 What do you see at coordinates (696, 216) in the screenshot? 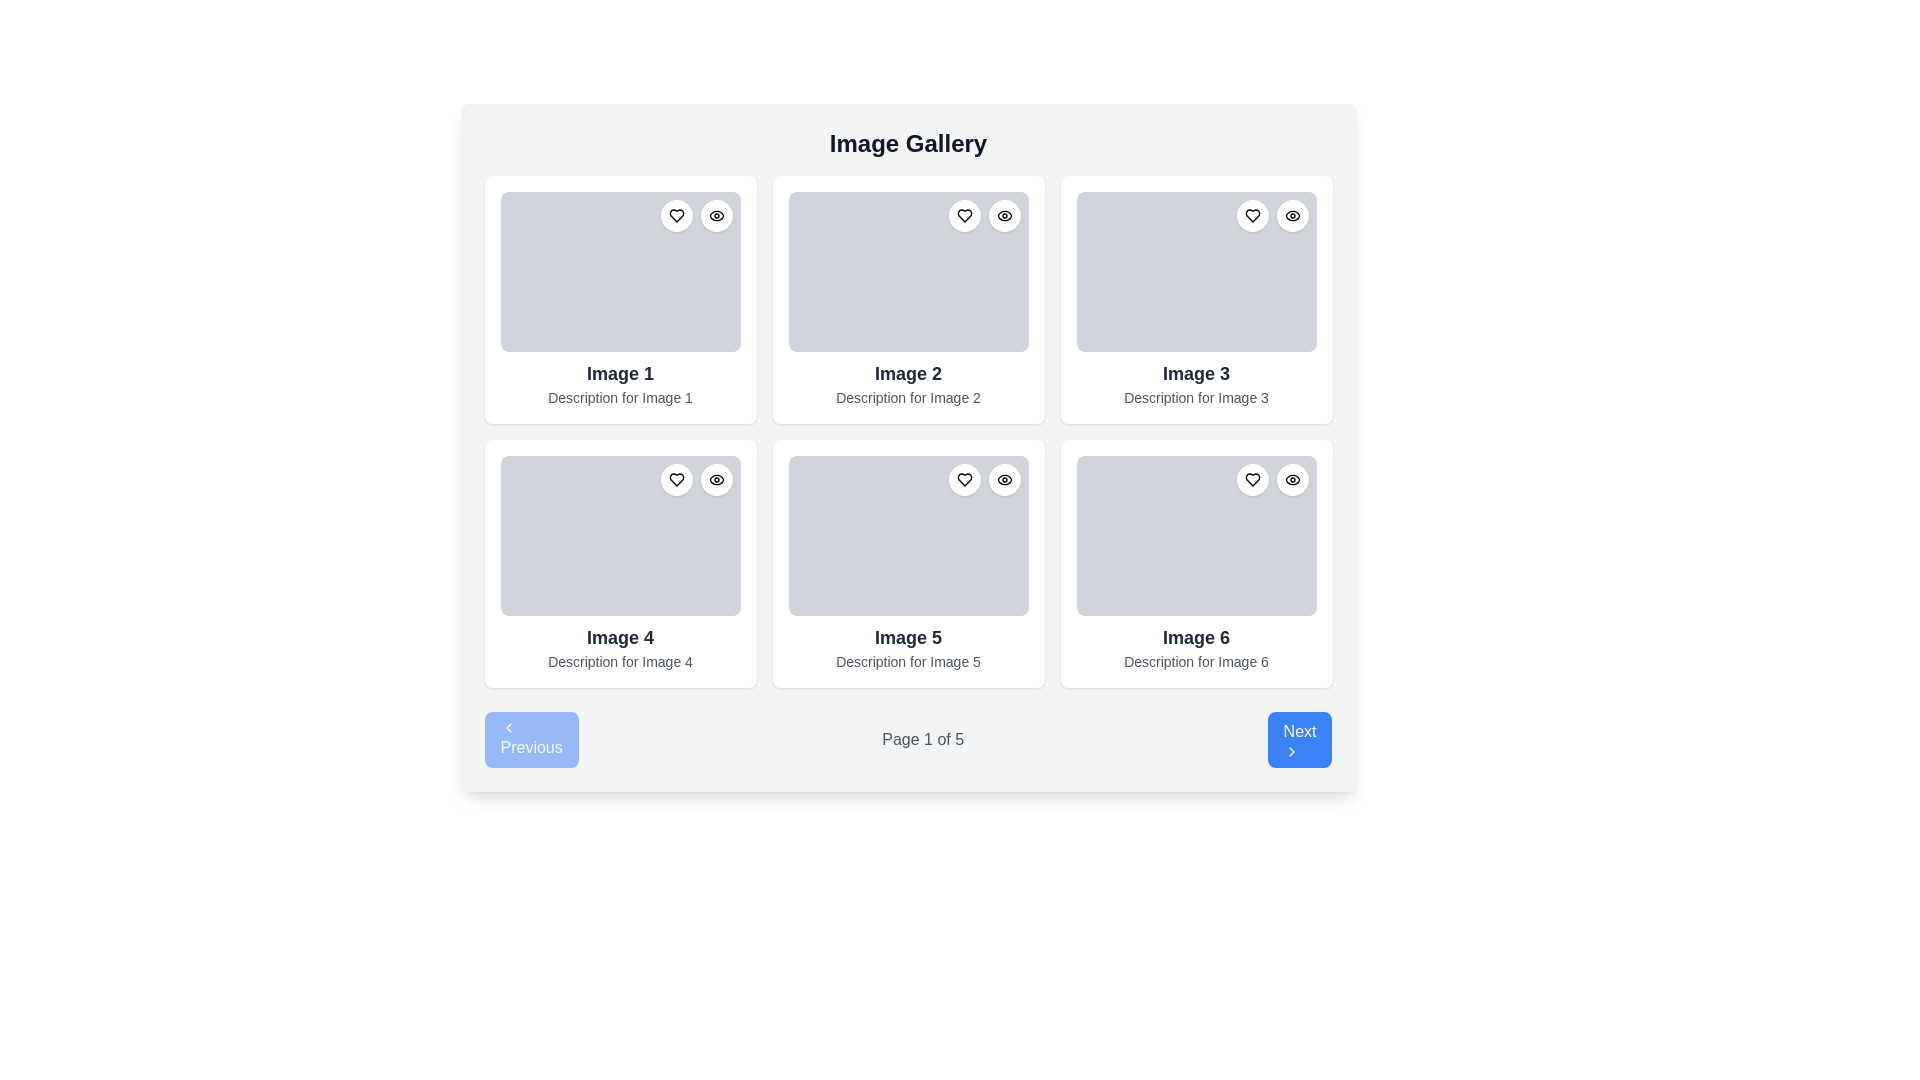
I see `the heart icon located at the top-right corner of the first image card to favorite the image` at bounding box center [696, 216].